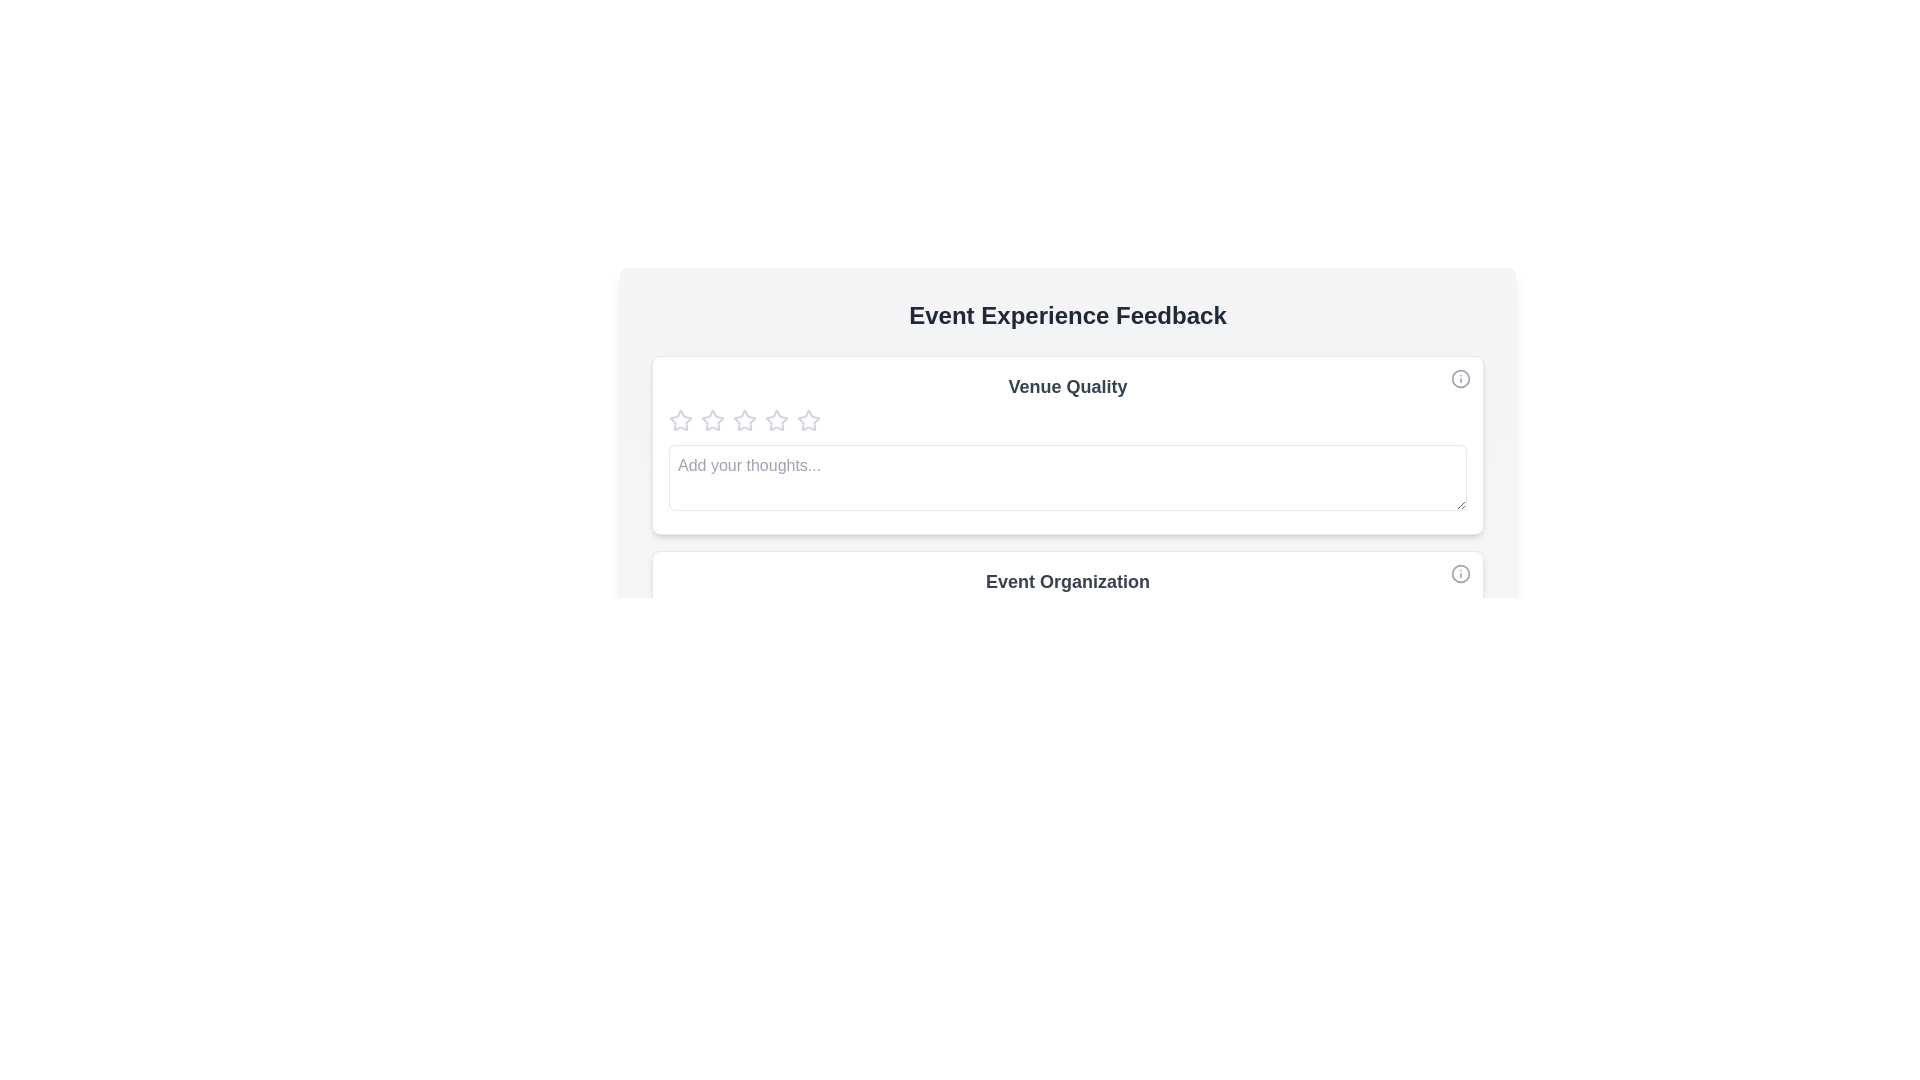  What do you see at coordinates (776, 419) in the screenshot?
I see `the fourth star-shaped rating icon` at bounding box center [776, 419].